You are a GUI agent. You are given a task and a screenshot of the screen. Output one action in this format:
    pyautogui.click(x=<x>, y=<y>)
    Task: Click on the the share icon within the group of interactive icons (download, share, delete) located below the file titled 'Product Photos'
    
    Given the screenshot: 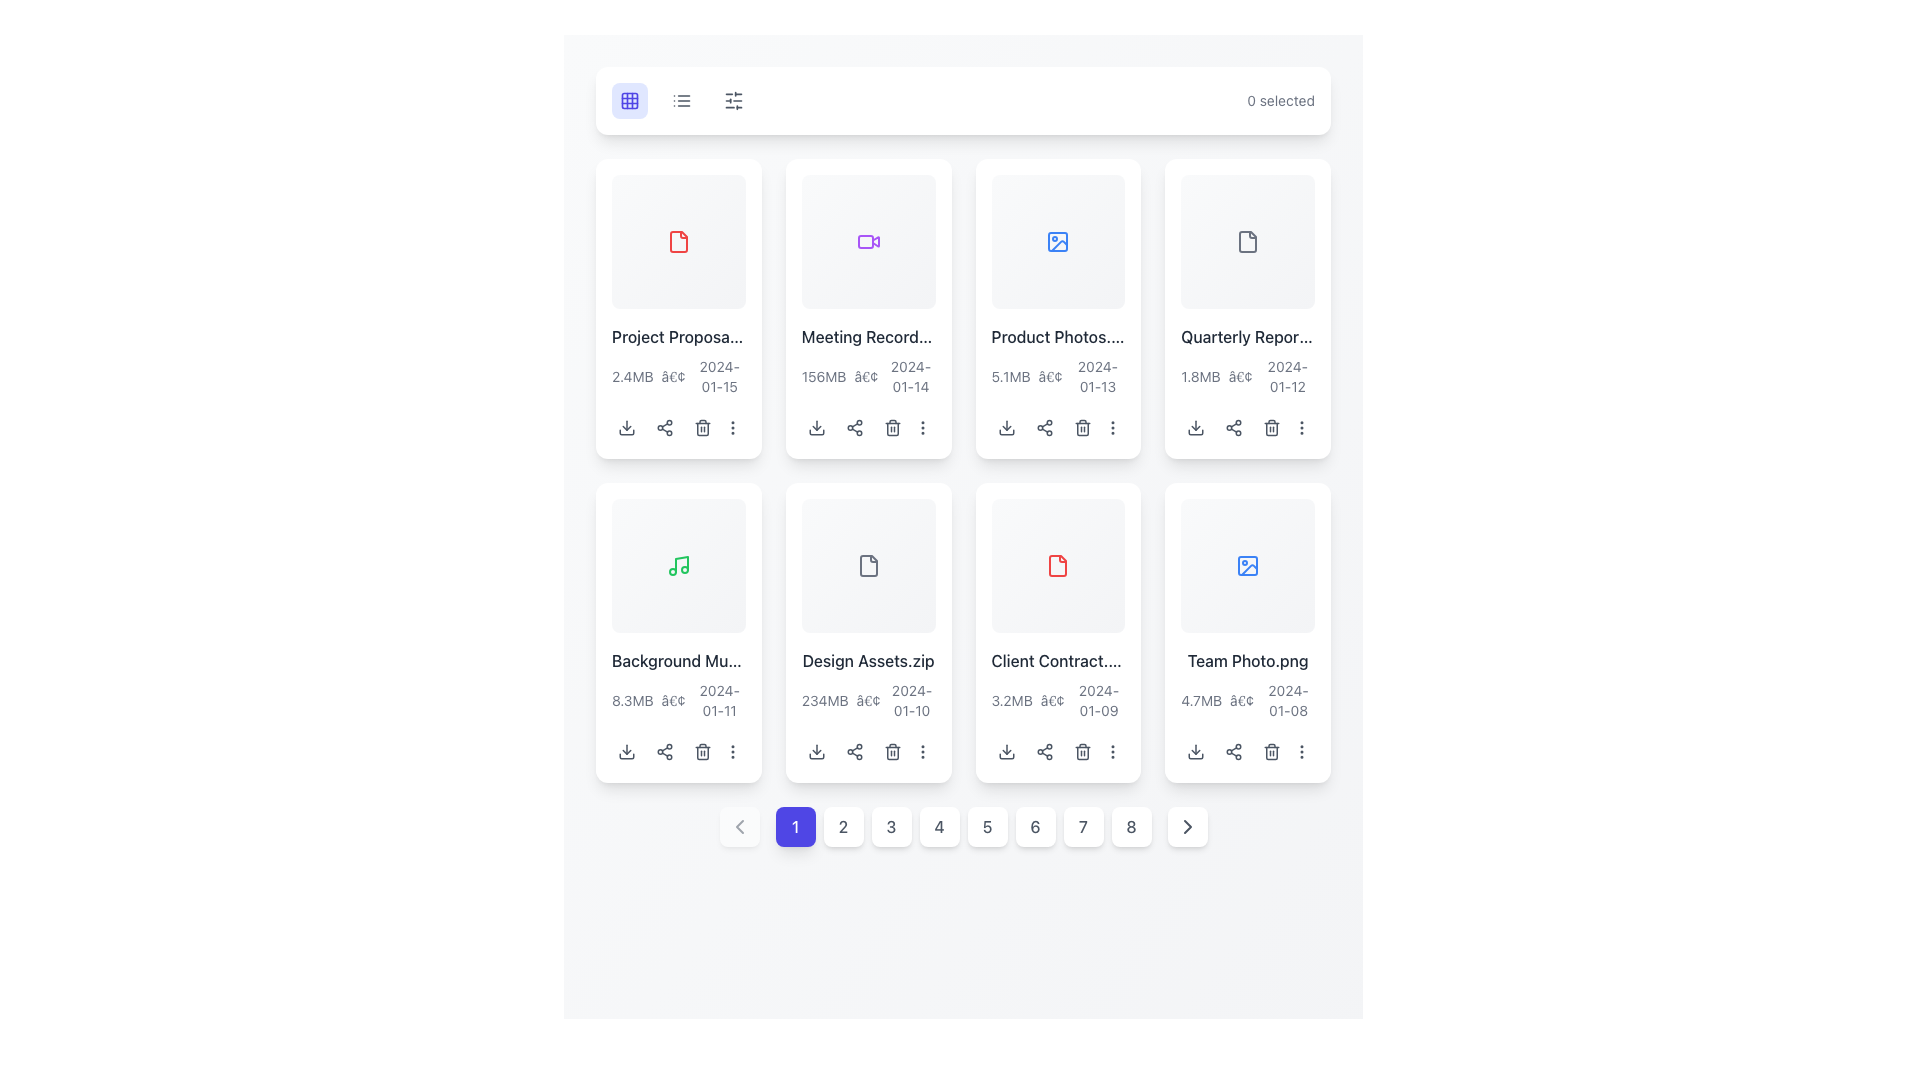 What is the action you would take?
    pyautogui.click(x=1043, y=426)
    